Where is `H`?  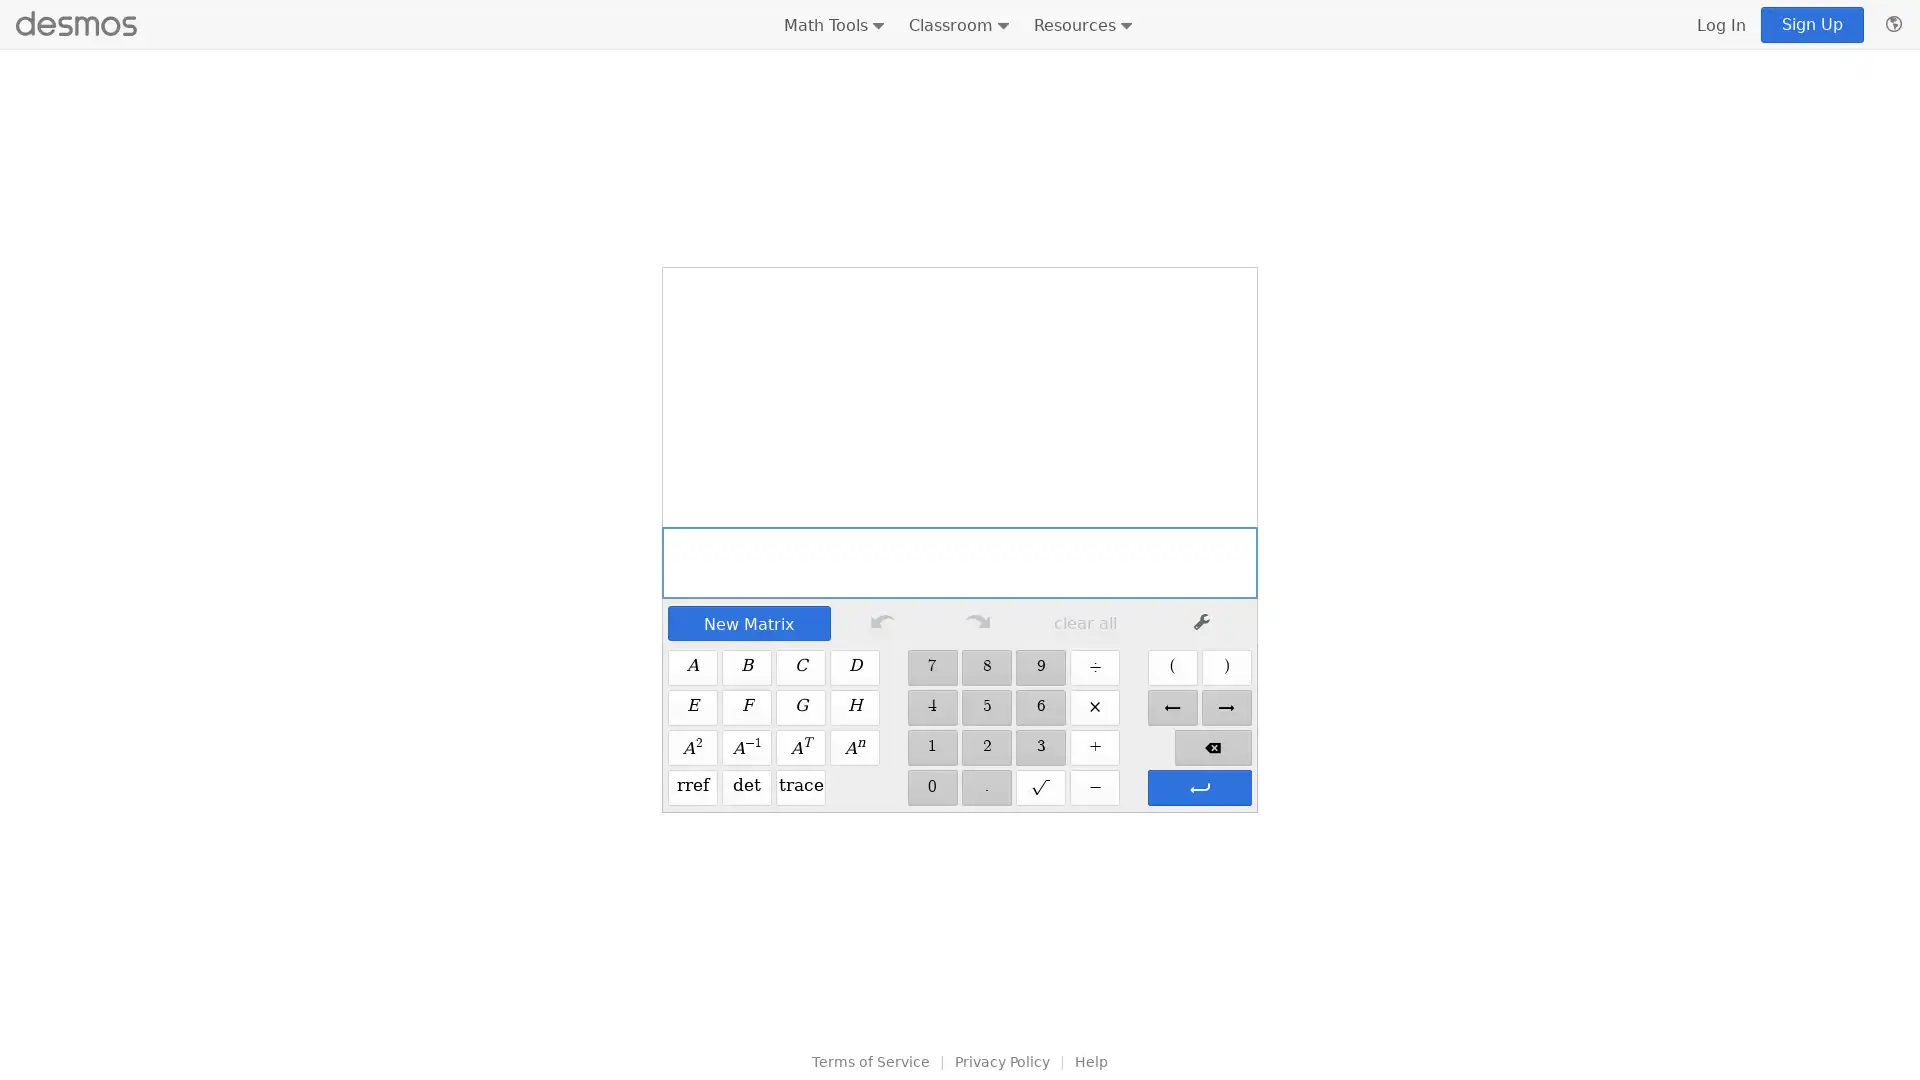 H is located at coordinates (854, 707).